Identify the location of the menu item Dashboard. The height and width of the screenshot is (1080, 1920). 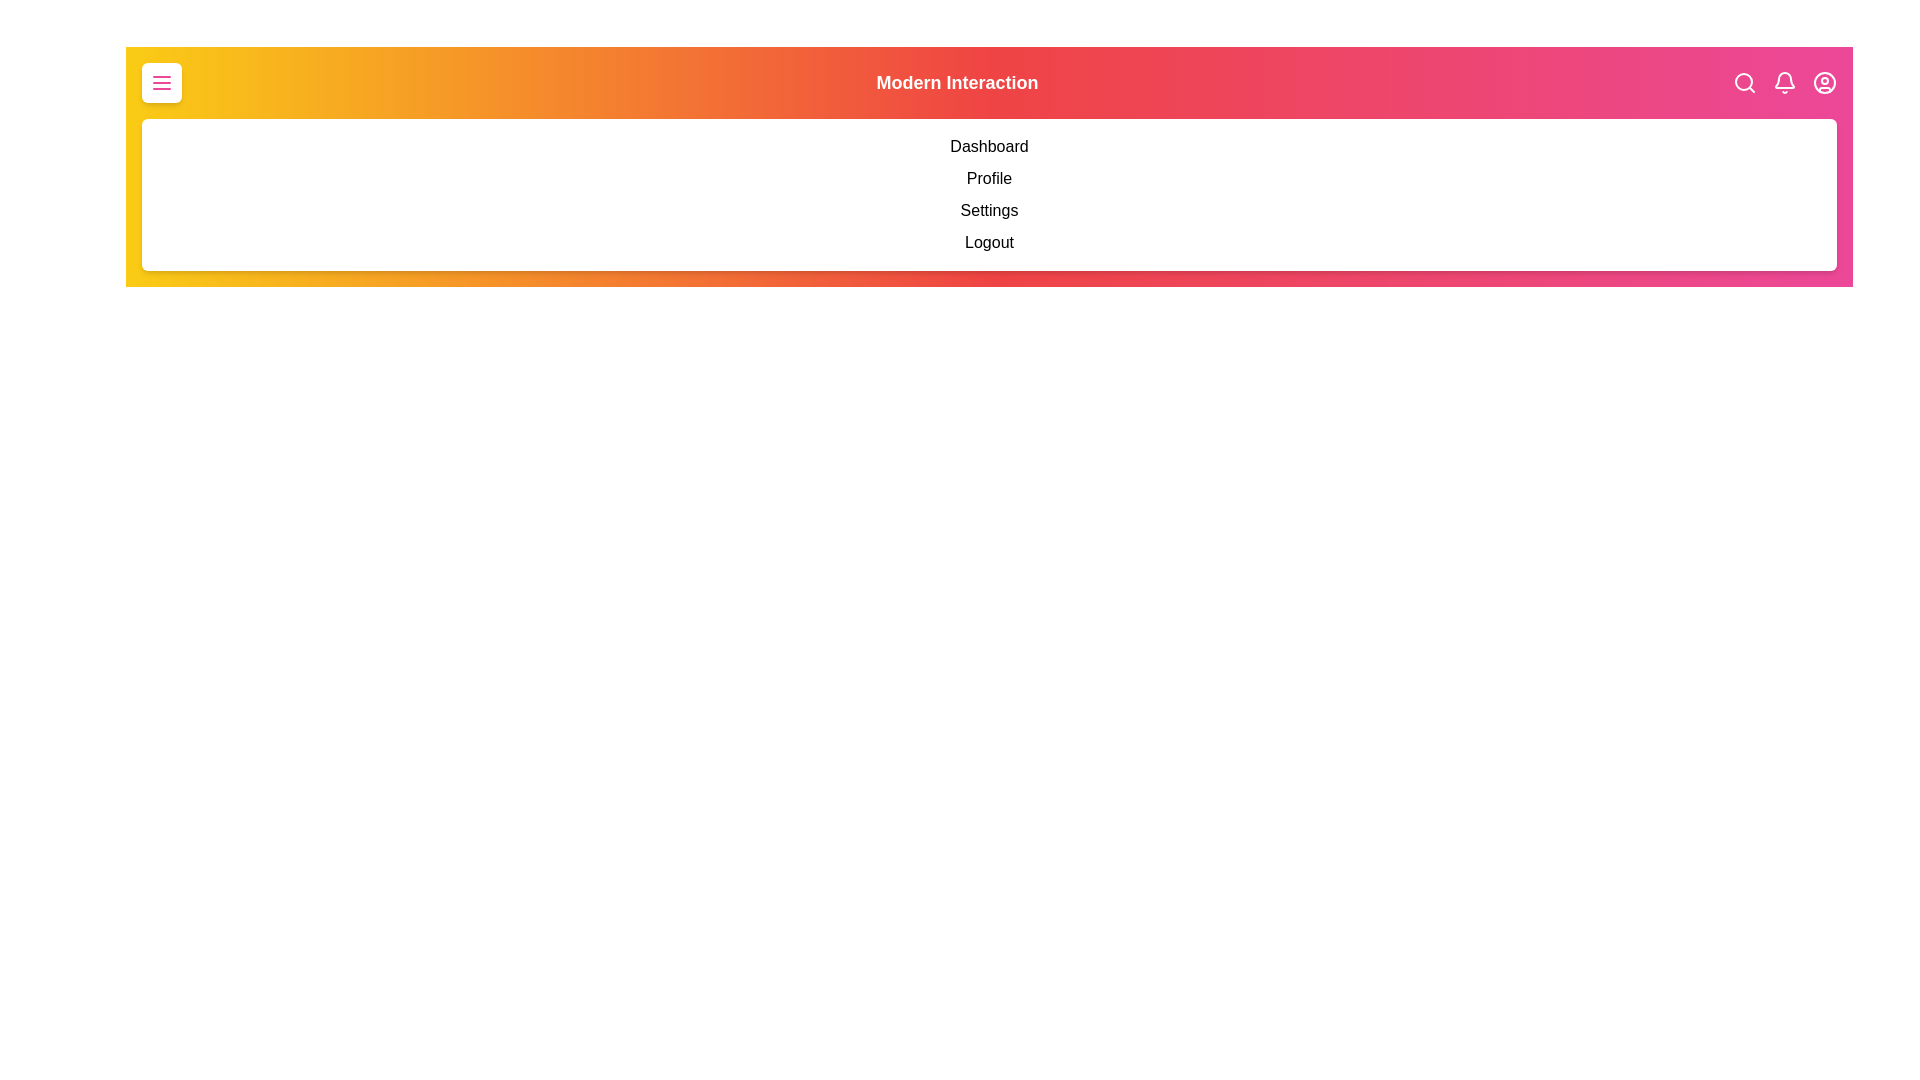
(157, 145).